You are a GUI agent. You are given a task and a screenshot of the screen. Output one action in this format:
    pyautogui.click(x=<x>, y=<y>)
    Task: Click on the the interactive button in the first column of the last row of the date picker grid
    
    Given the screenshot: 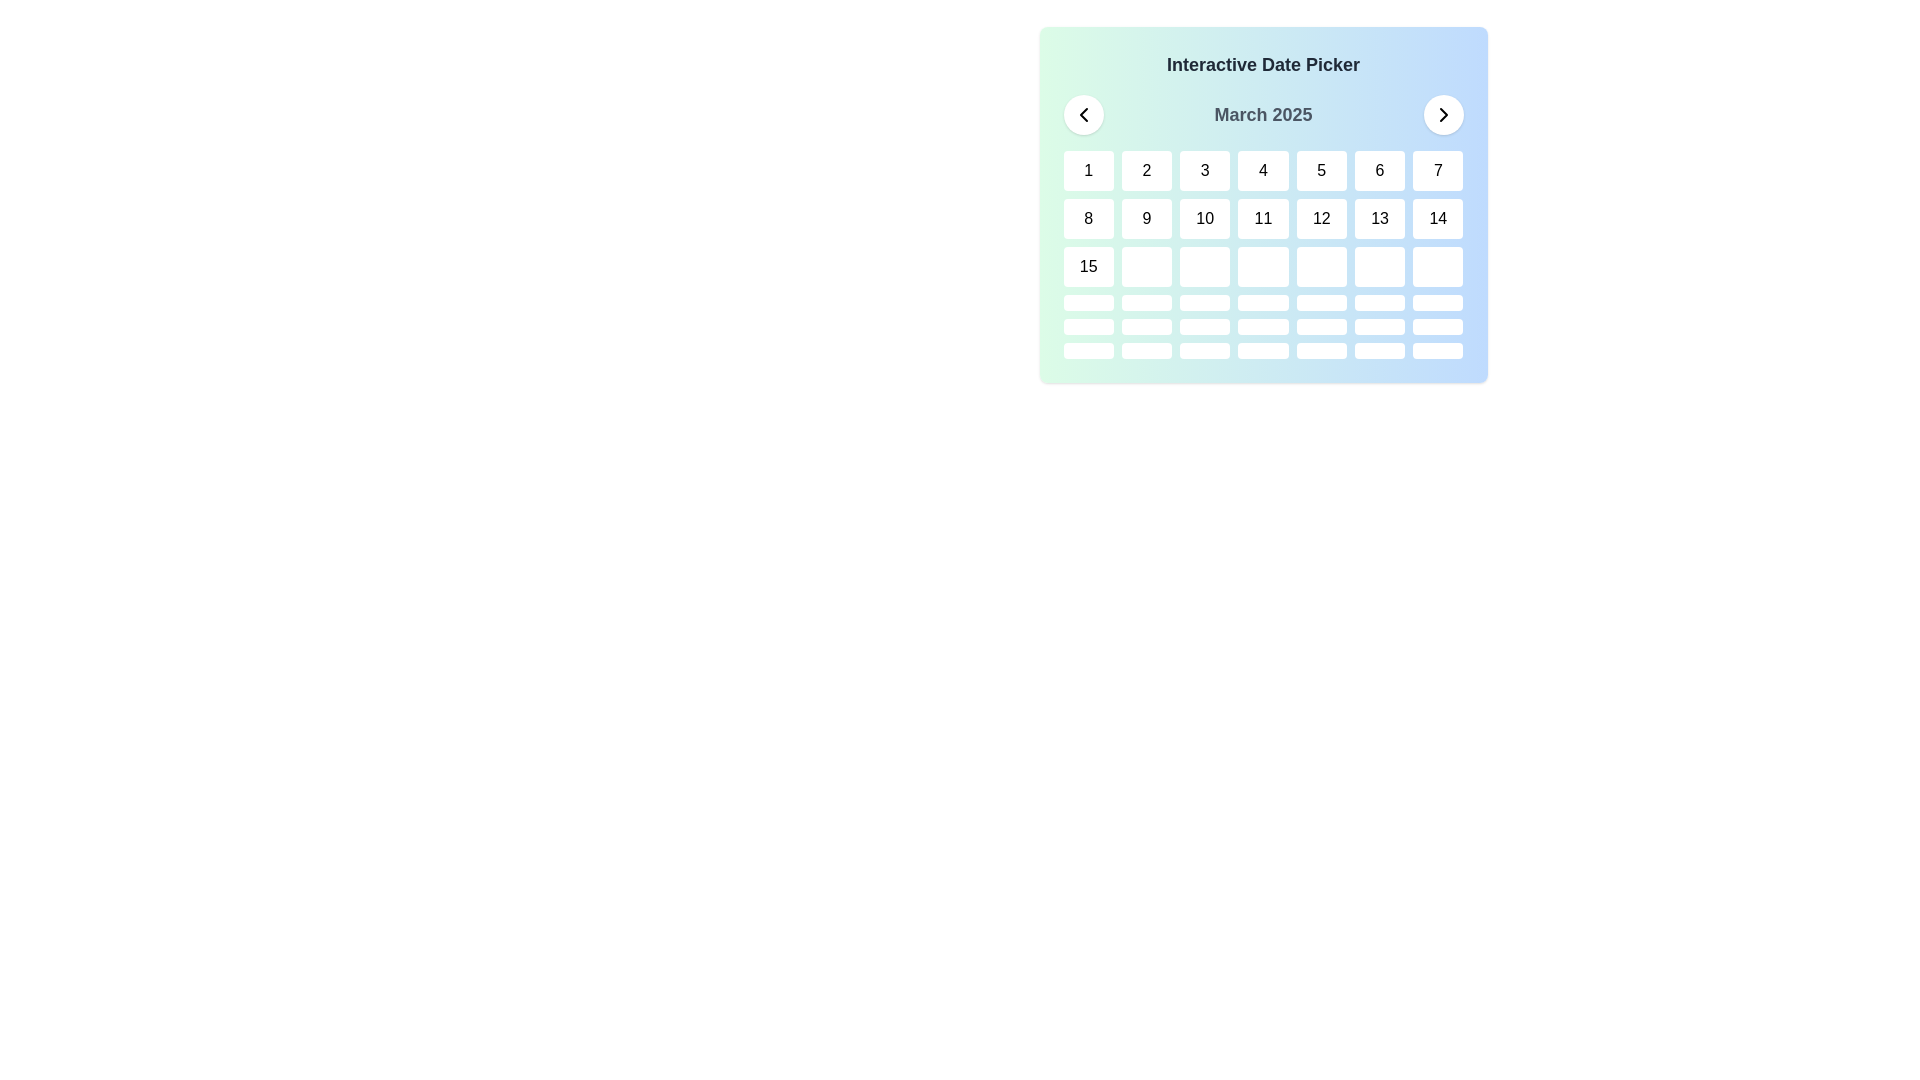 What is the action you would take?
    pyautogui.click(x=1087, y=350)
    